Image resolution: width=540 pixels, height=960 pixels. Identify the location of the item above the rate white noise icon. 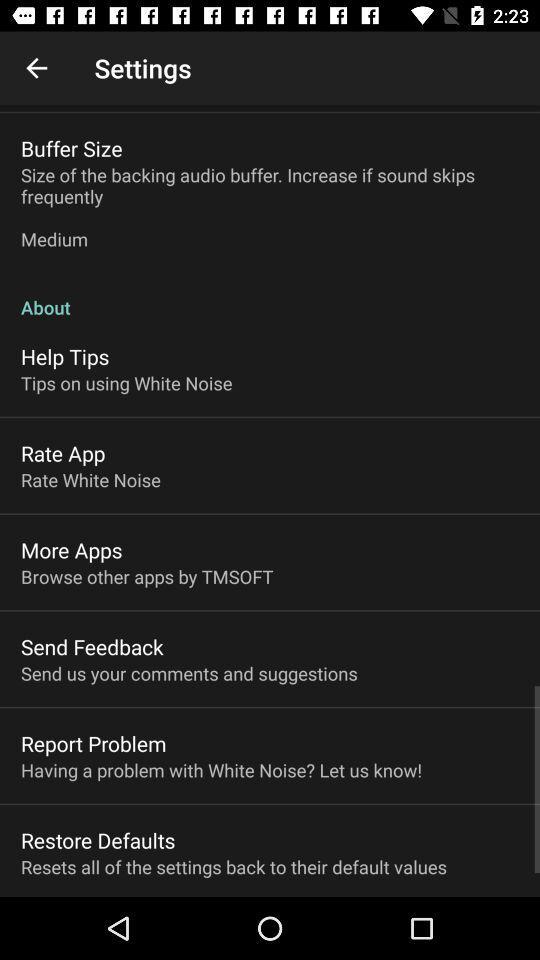
(63, 453).